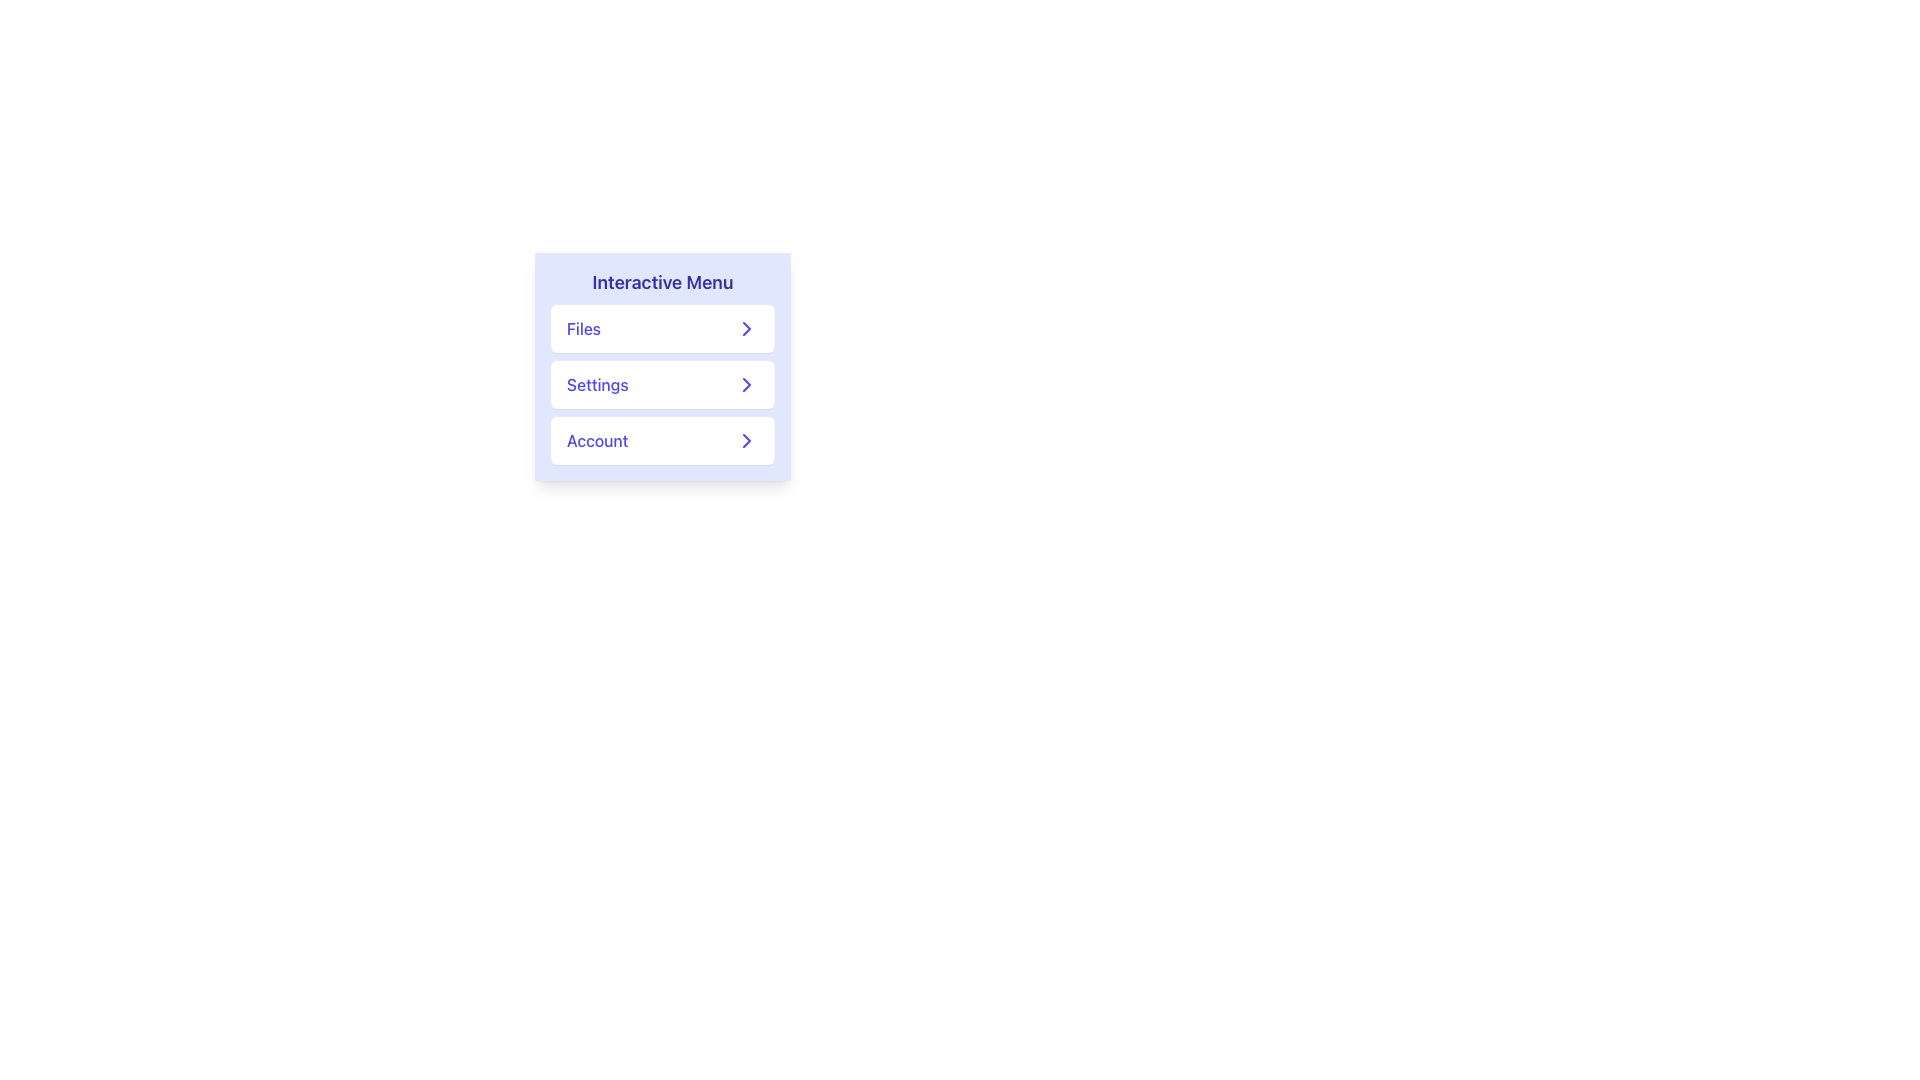 This screenshot has width=1920, height=1080. What do you see at coordinates (746, 385) in the screenshot?
I see `the indigo right-pointing chevron icon within the 'Settings' menu item, which is the second menu entry in a vertical stack` at bounding box center [746, 385].